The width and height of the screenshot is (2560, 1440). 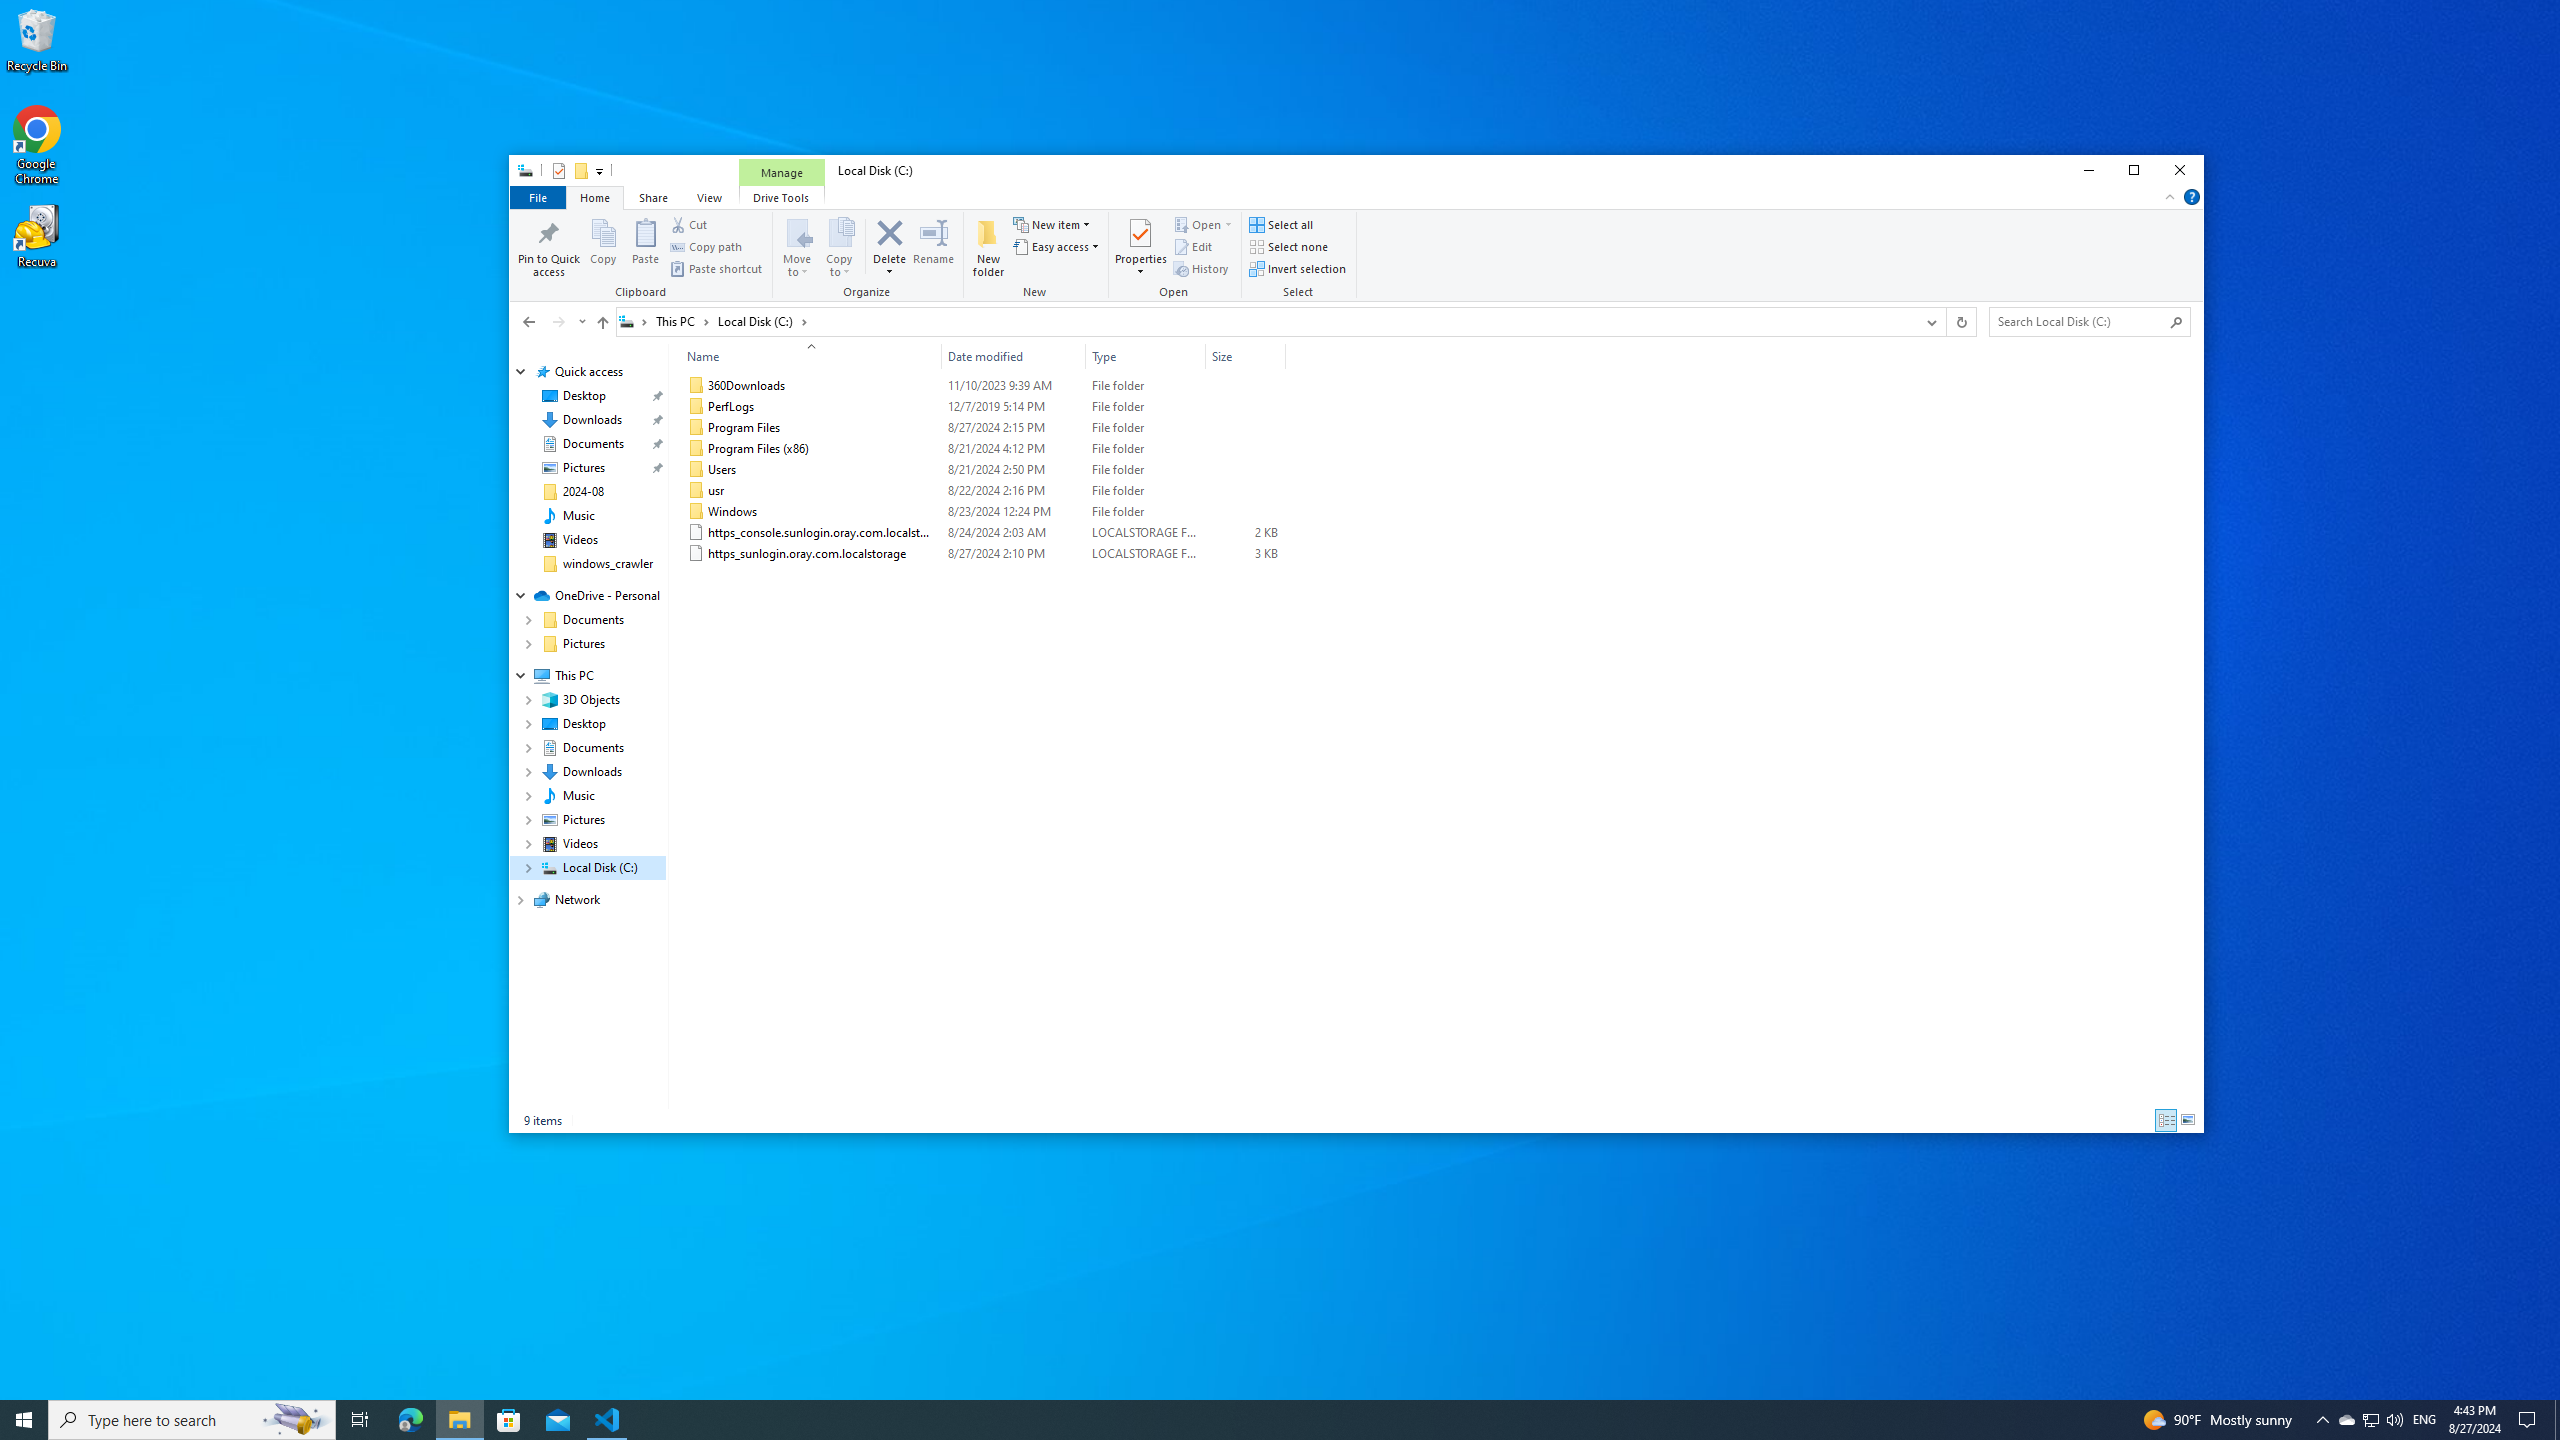 What do you see at coordinates (1227, 225) in the screenshot?
I see `'Open'` at bounding box center [1227, 225].